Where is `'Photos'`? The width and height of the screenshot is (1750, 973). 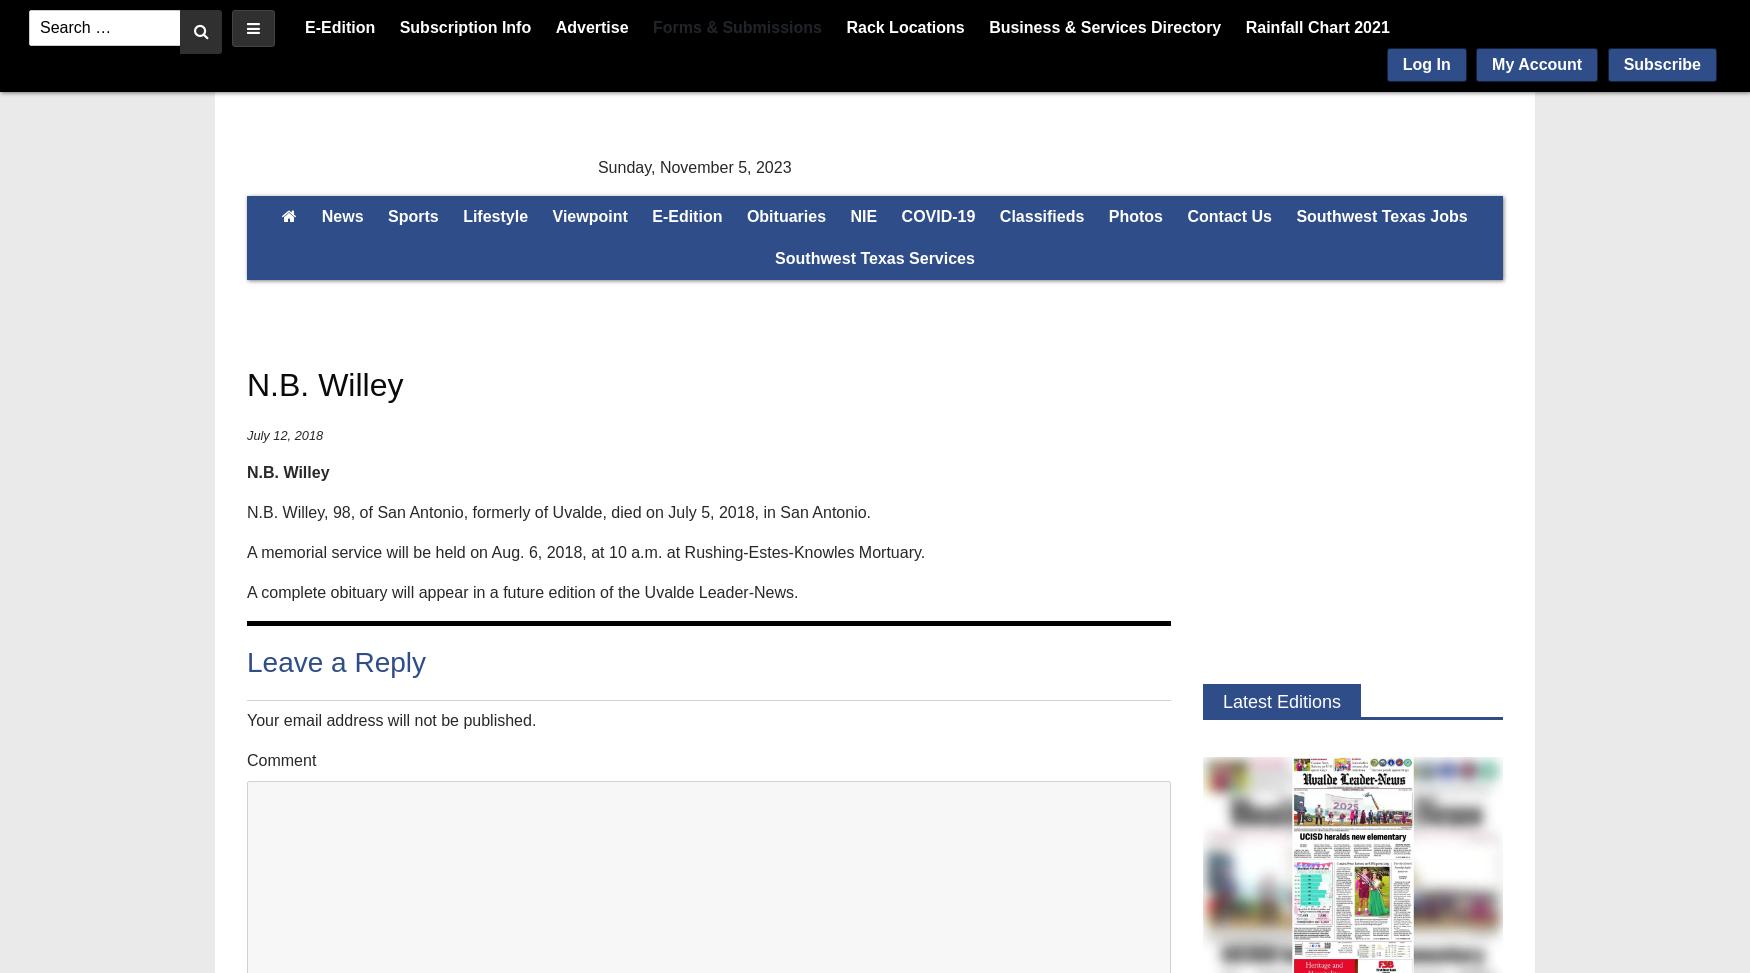
'Photos' is located at coordinates (1134, 215).